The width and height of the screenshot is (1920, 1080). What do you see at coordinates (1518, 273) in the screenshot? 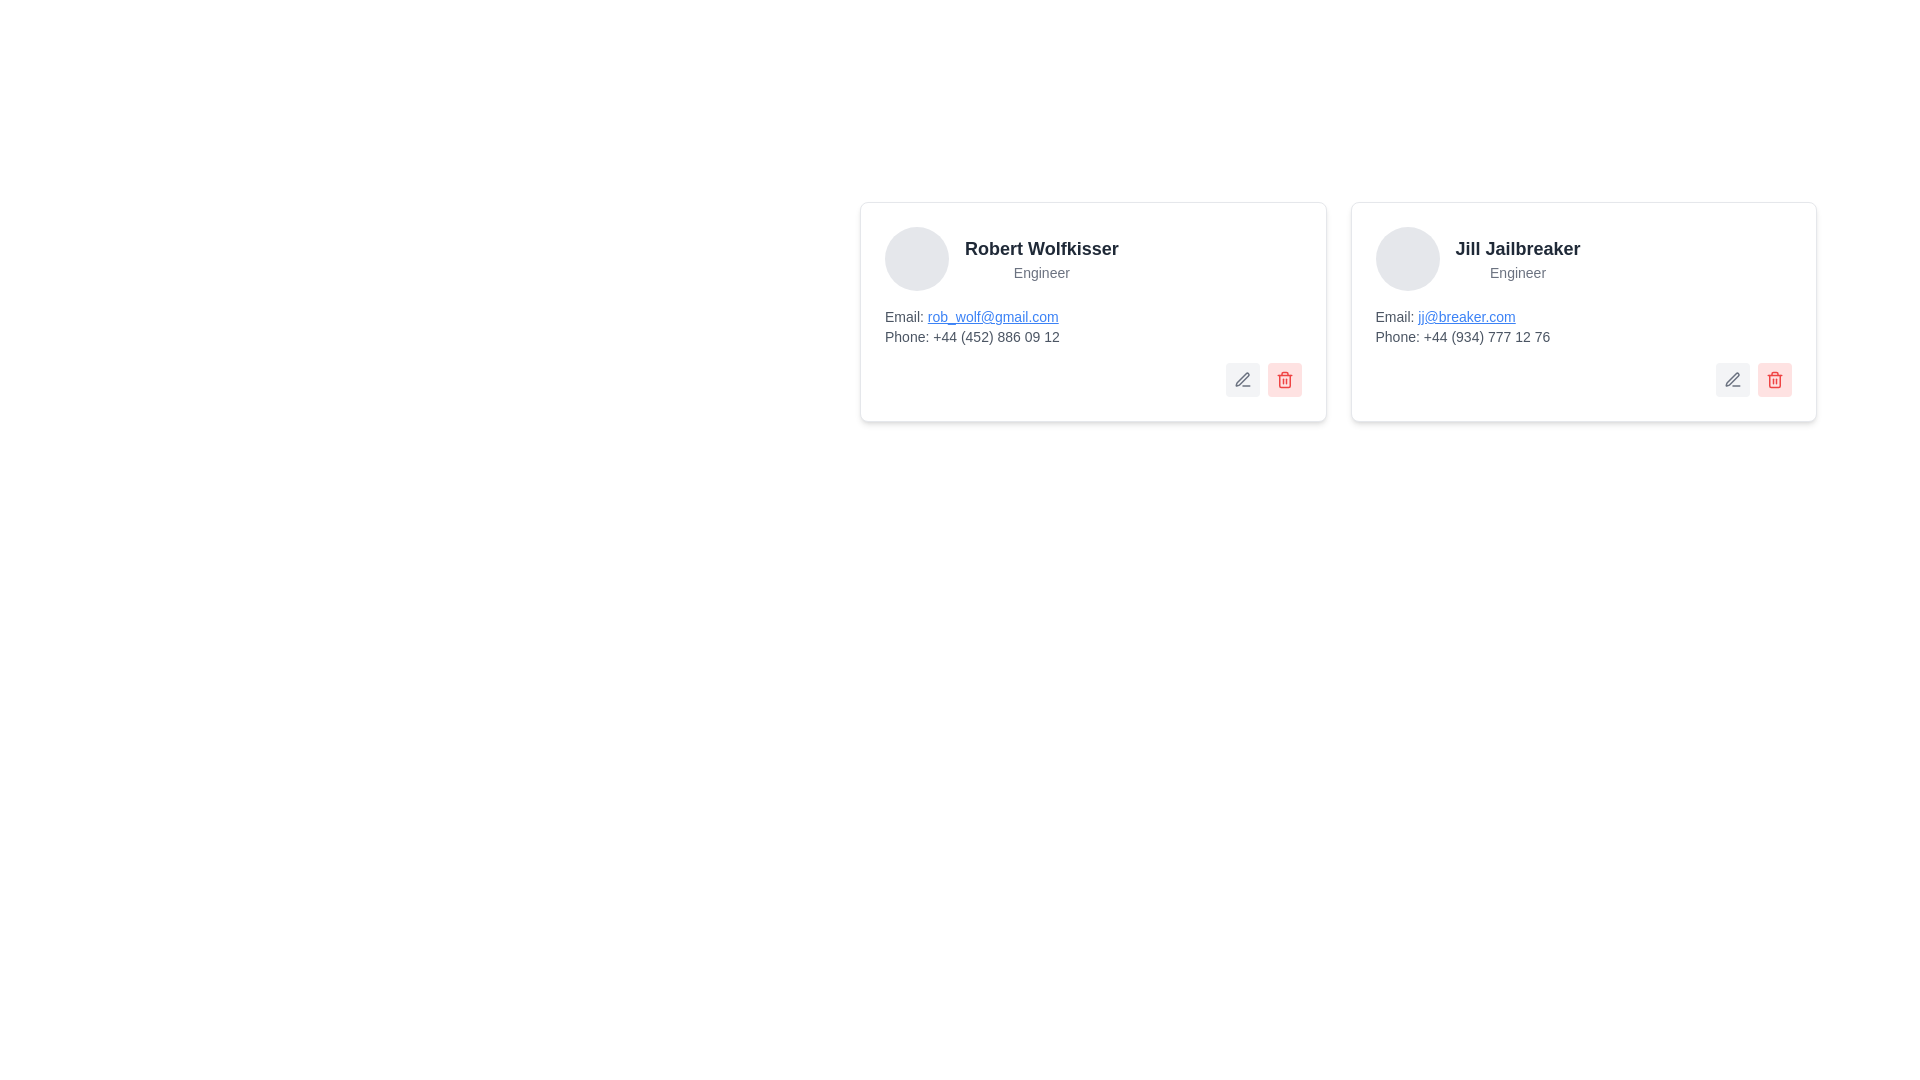
I see `the designation label located below 'Jill Jailbreaker' in the right-hand card-like box, which provides additional context about their status or job title` at bounding box center [1518, 273].